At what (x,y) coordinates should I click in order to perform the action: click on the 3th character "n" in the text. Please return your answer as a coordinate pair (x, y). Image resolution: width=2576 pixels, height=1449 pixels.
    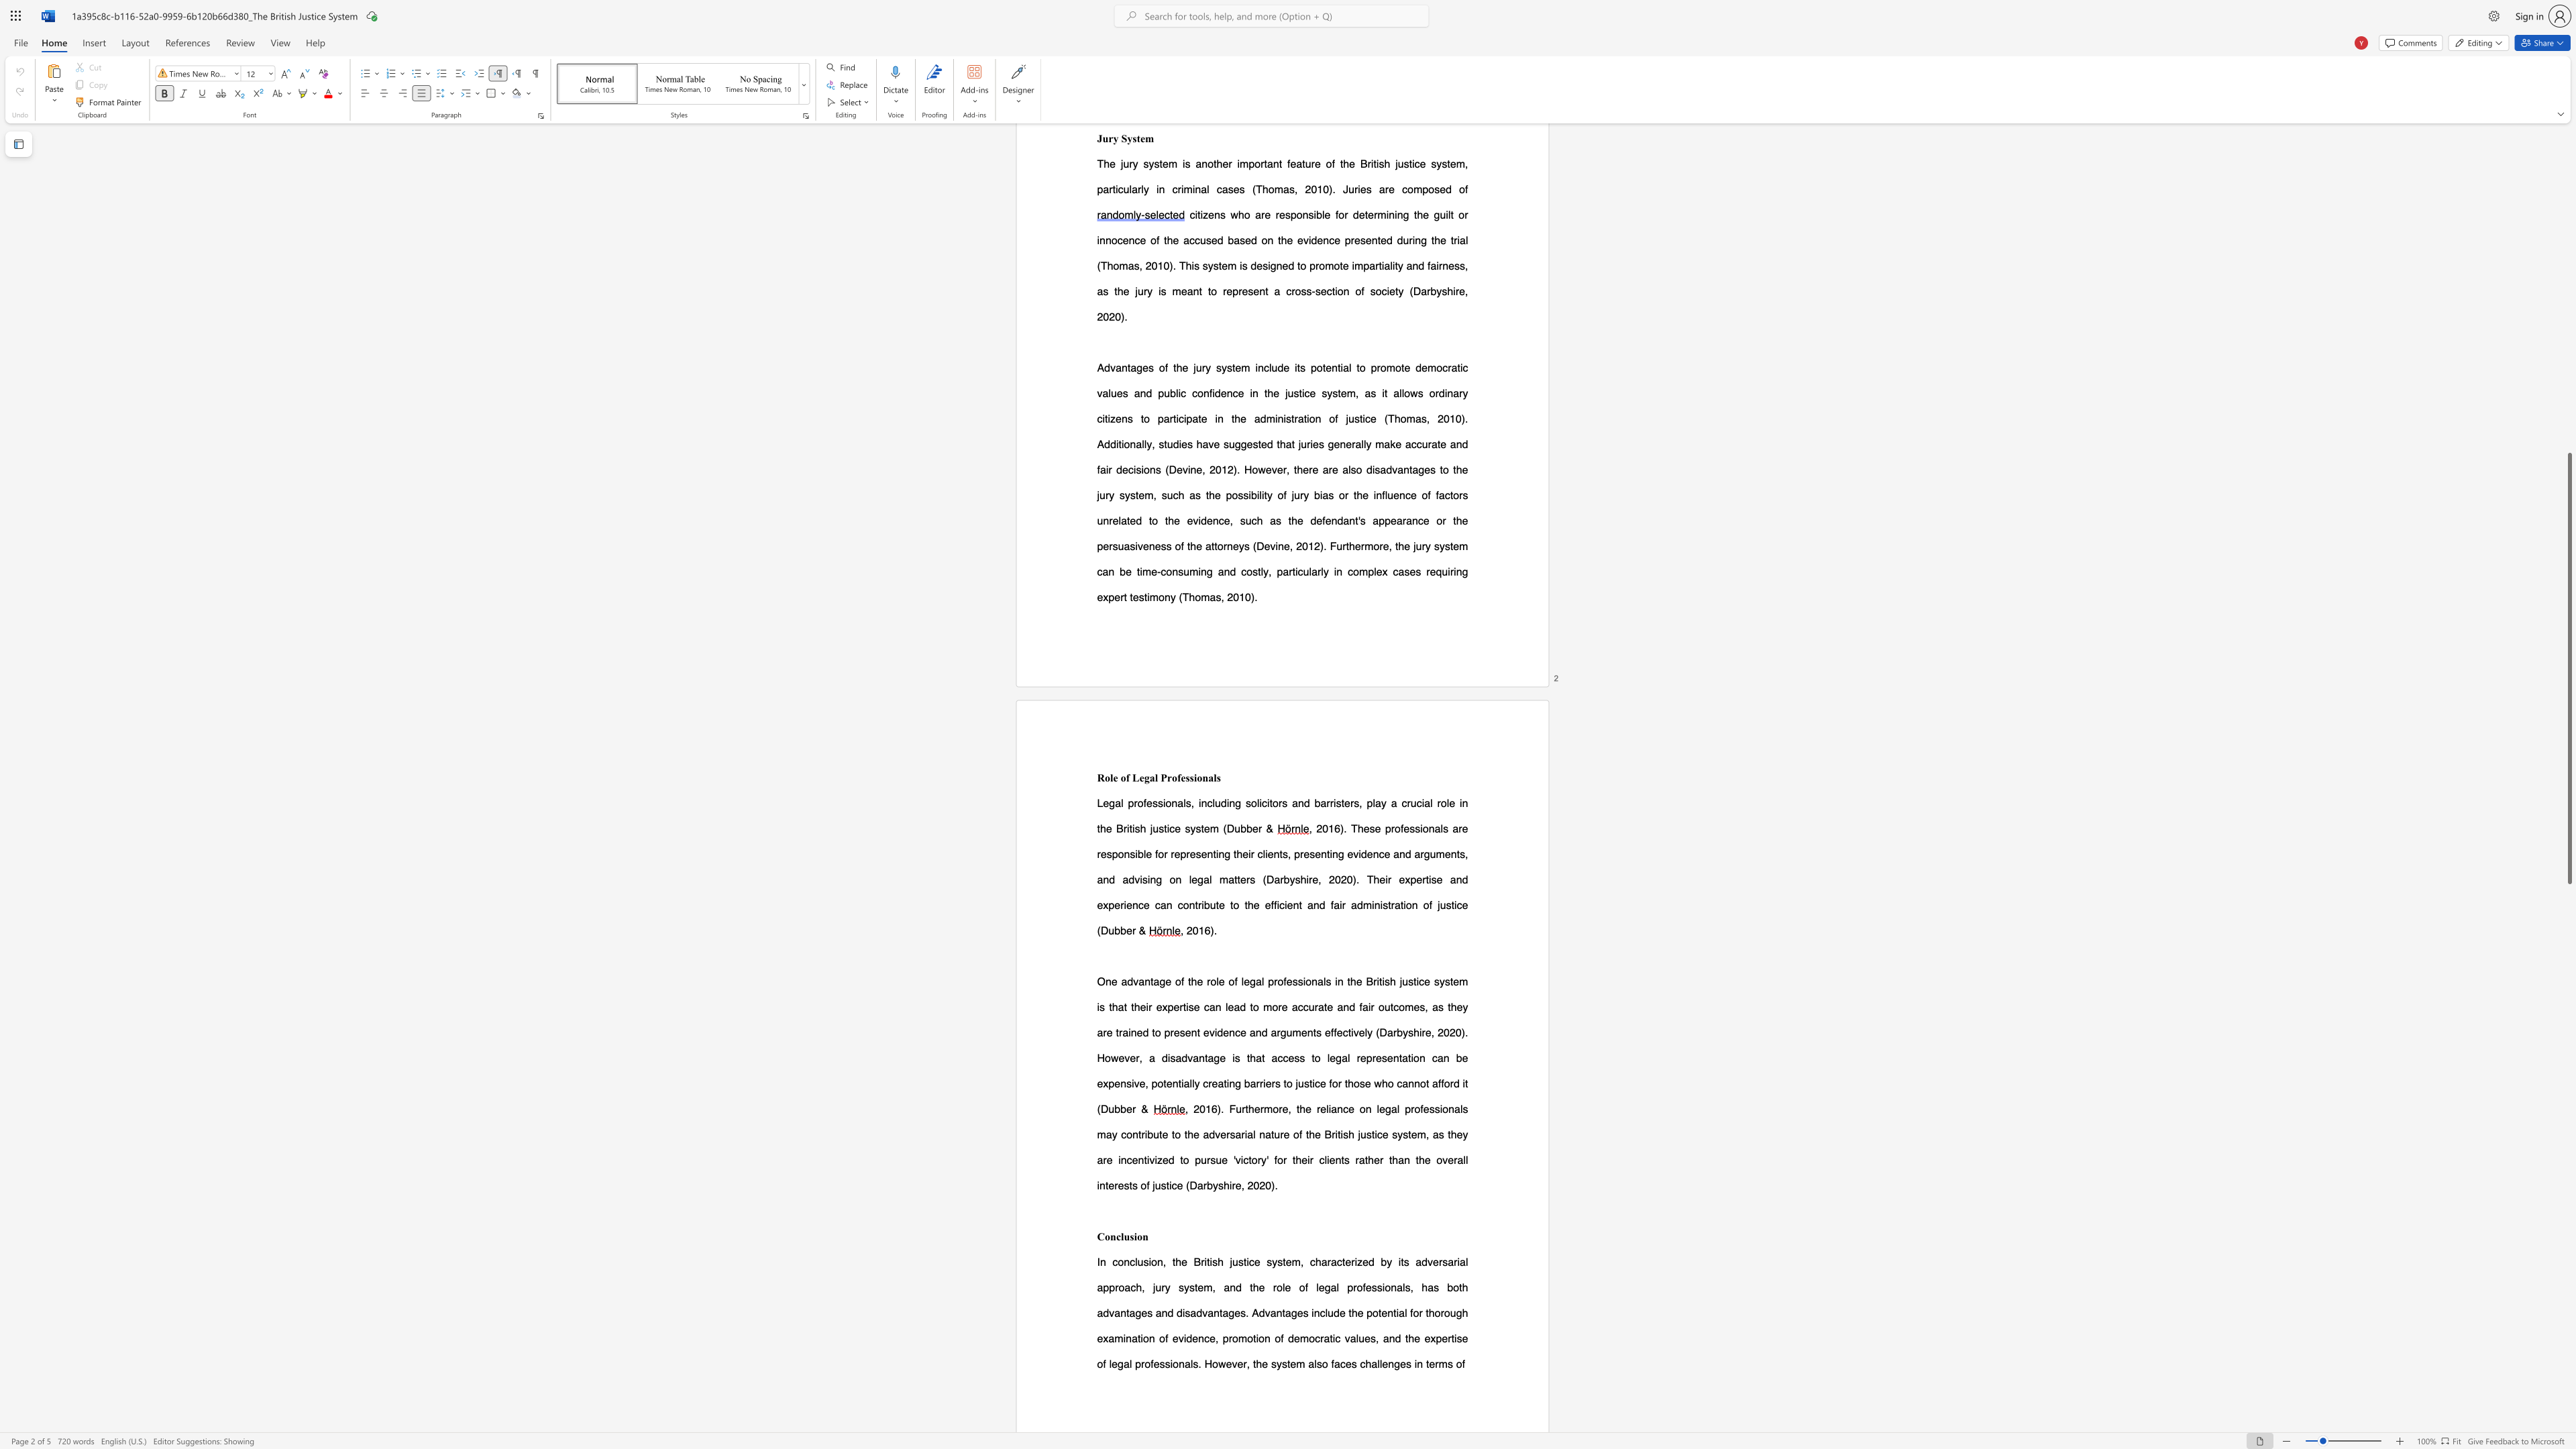
    Looking at the image, I should click on (1419, 1363).